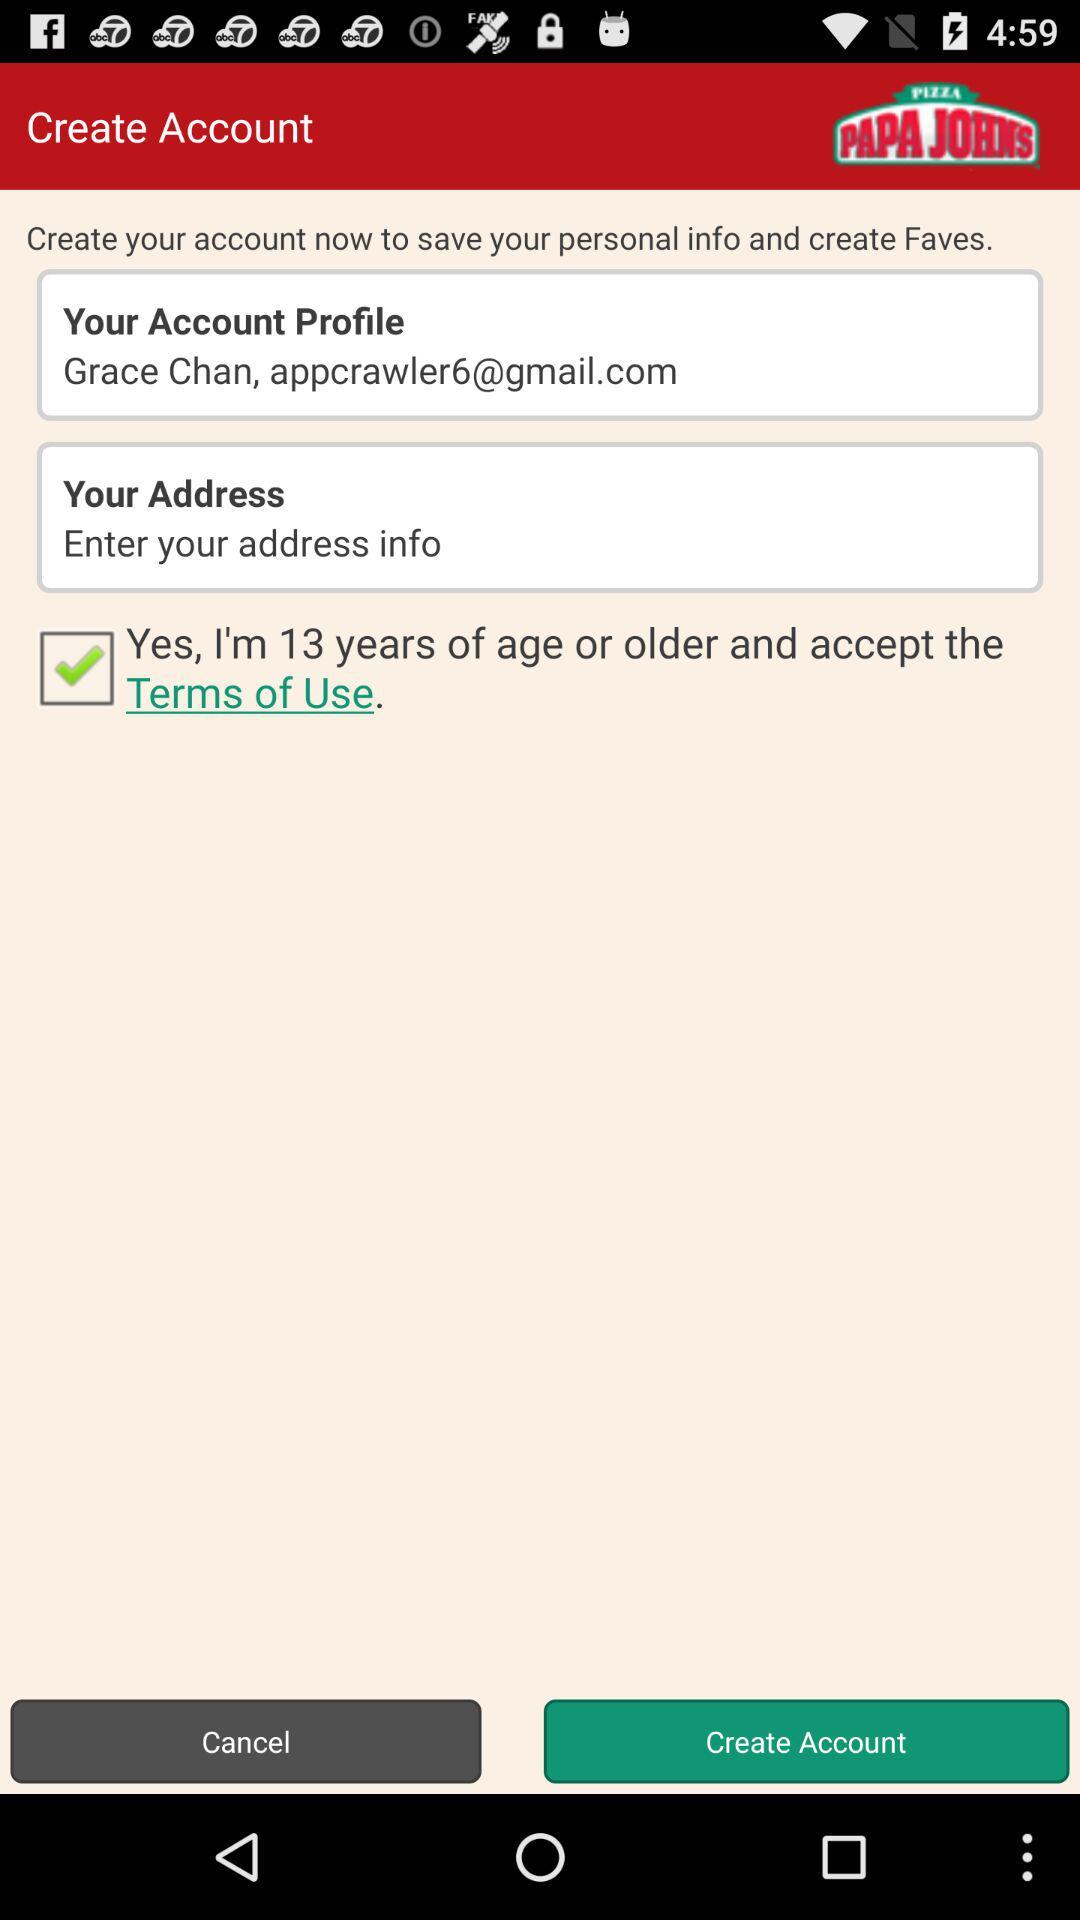 Image resolution: width=1080 pixels, height=1920 pixels. Describe the element at coordinates (245, 1740) in the screenshot. I see `the button next to create account icon` at that location.